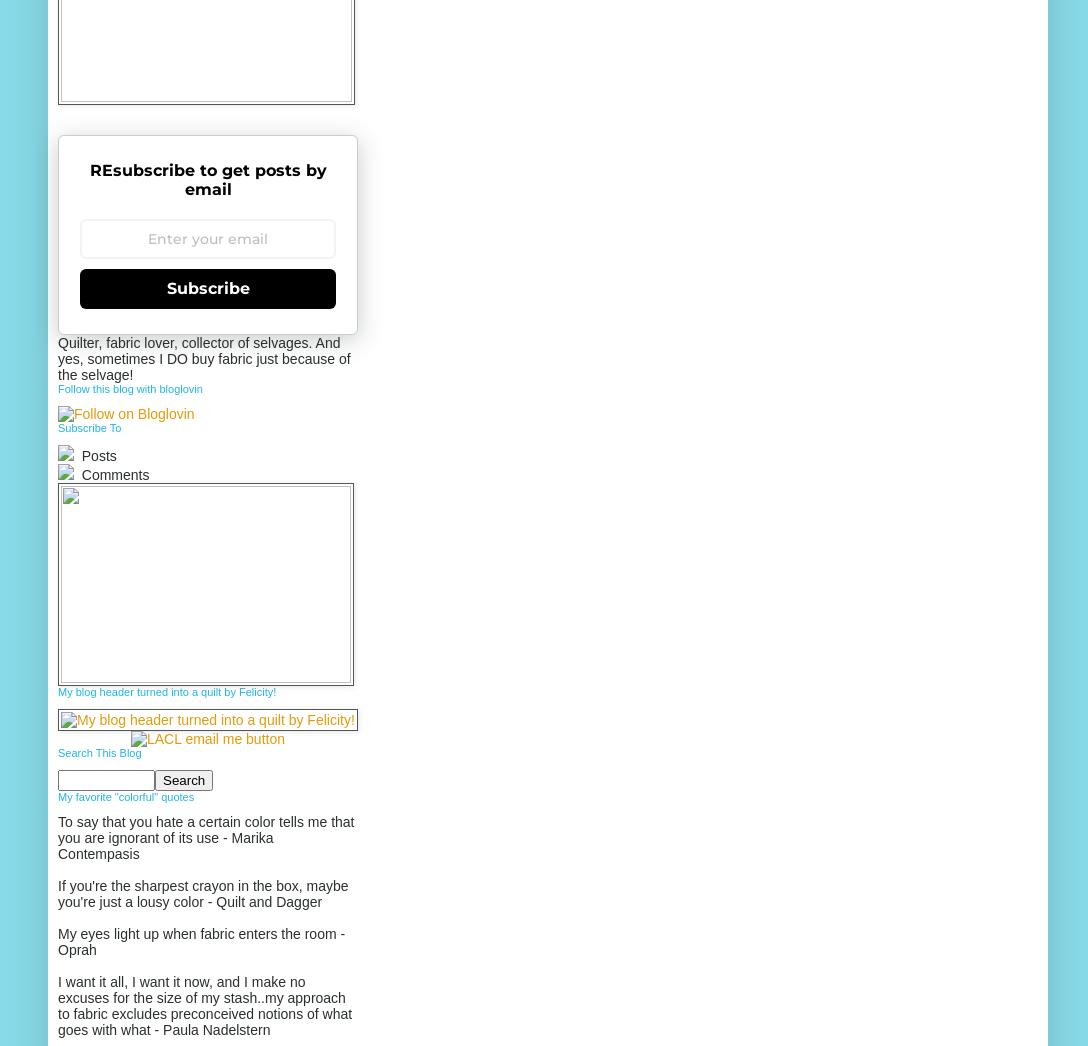 The height and width of the screenshot is (1046, 1088). Describe the element at coordinates (125, 797) in the screenshot. I see `'My favorite "colorful" quotes'` at that location.